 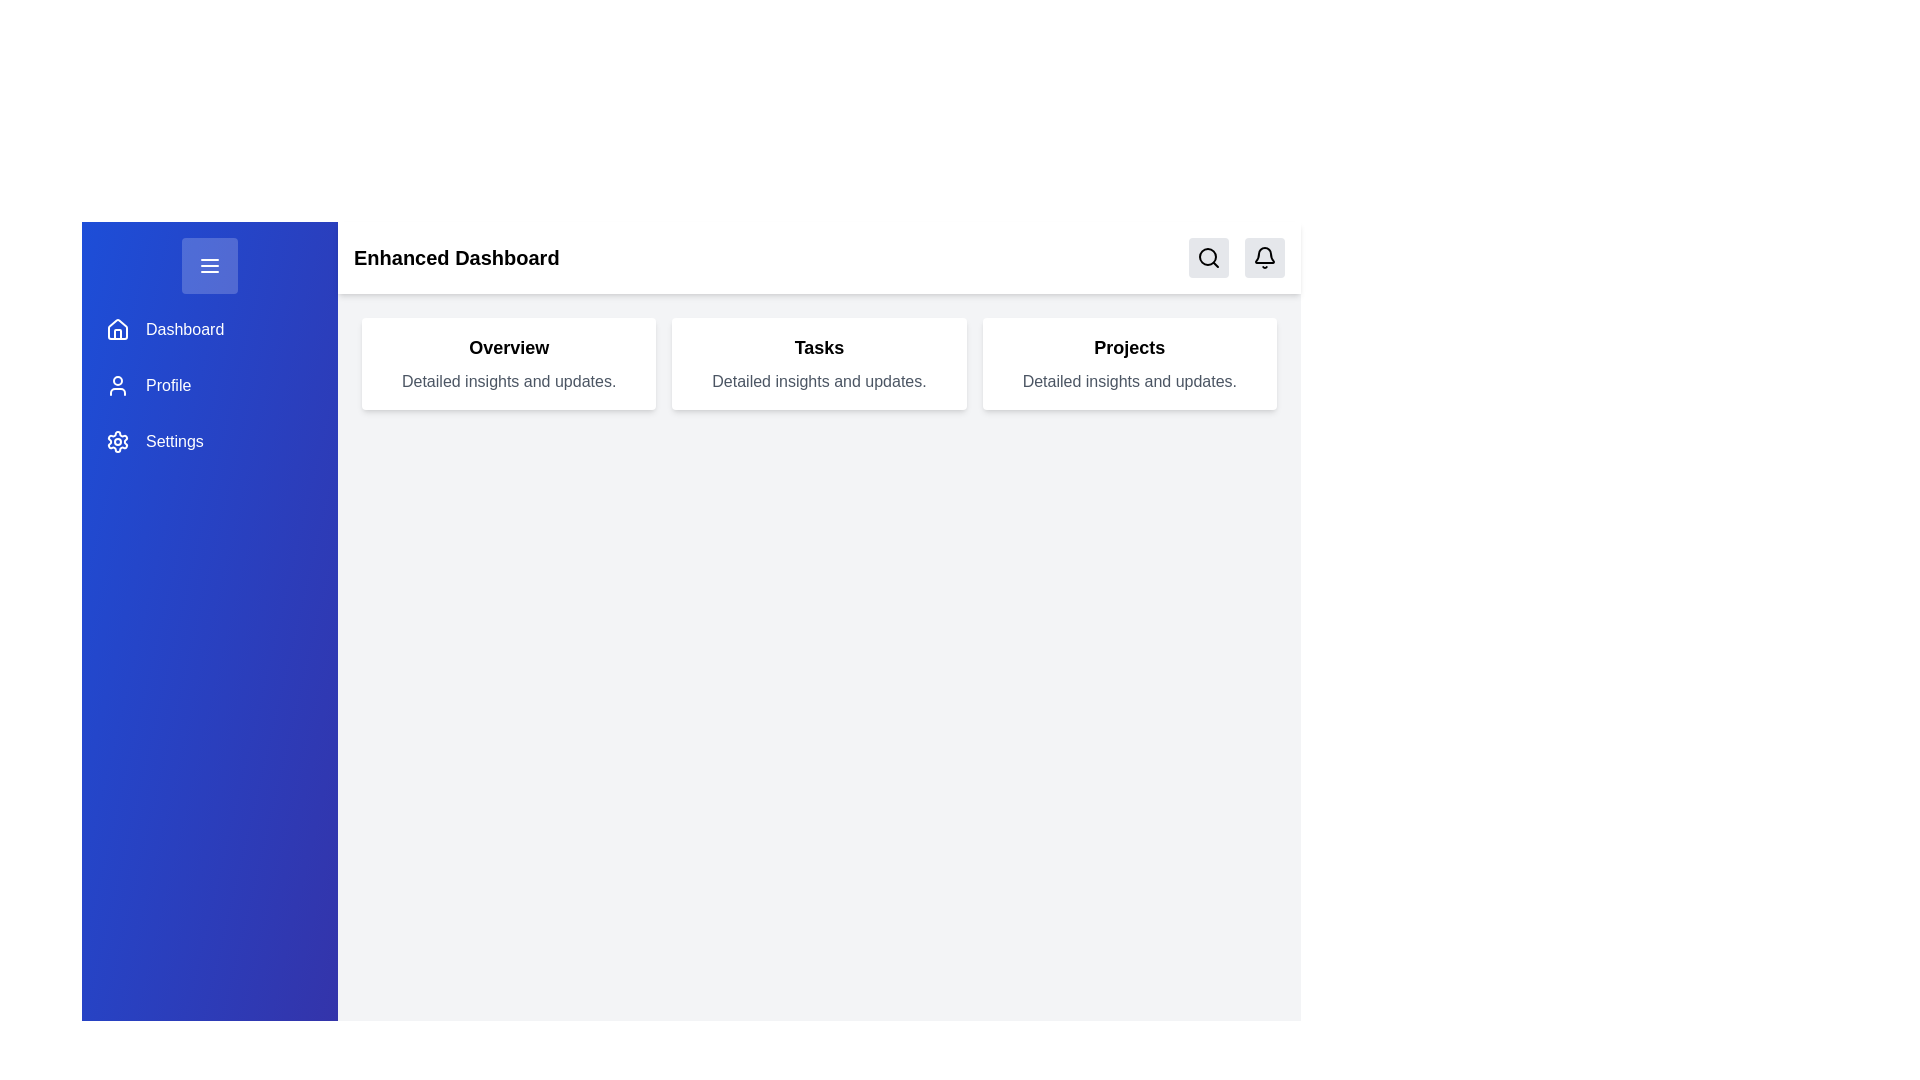 What do you see at coordinates (174, 441) in the screenshot?
I see `the 'Settings' text label in the vertical navigation menu, which is displayed in white text on a blue background, located below the 'Profile' option` at bounding box center [174, 441].